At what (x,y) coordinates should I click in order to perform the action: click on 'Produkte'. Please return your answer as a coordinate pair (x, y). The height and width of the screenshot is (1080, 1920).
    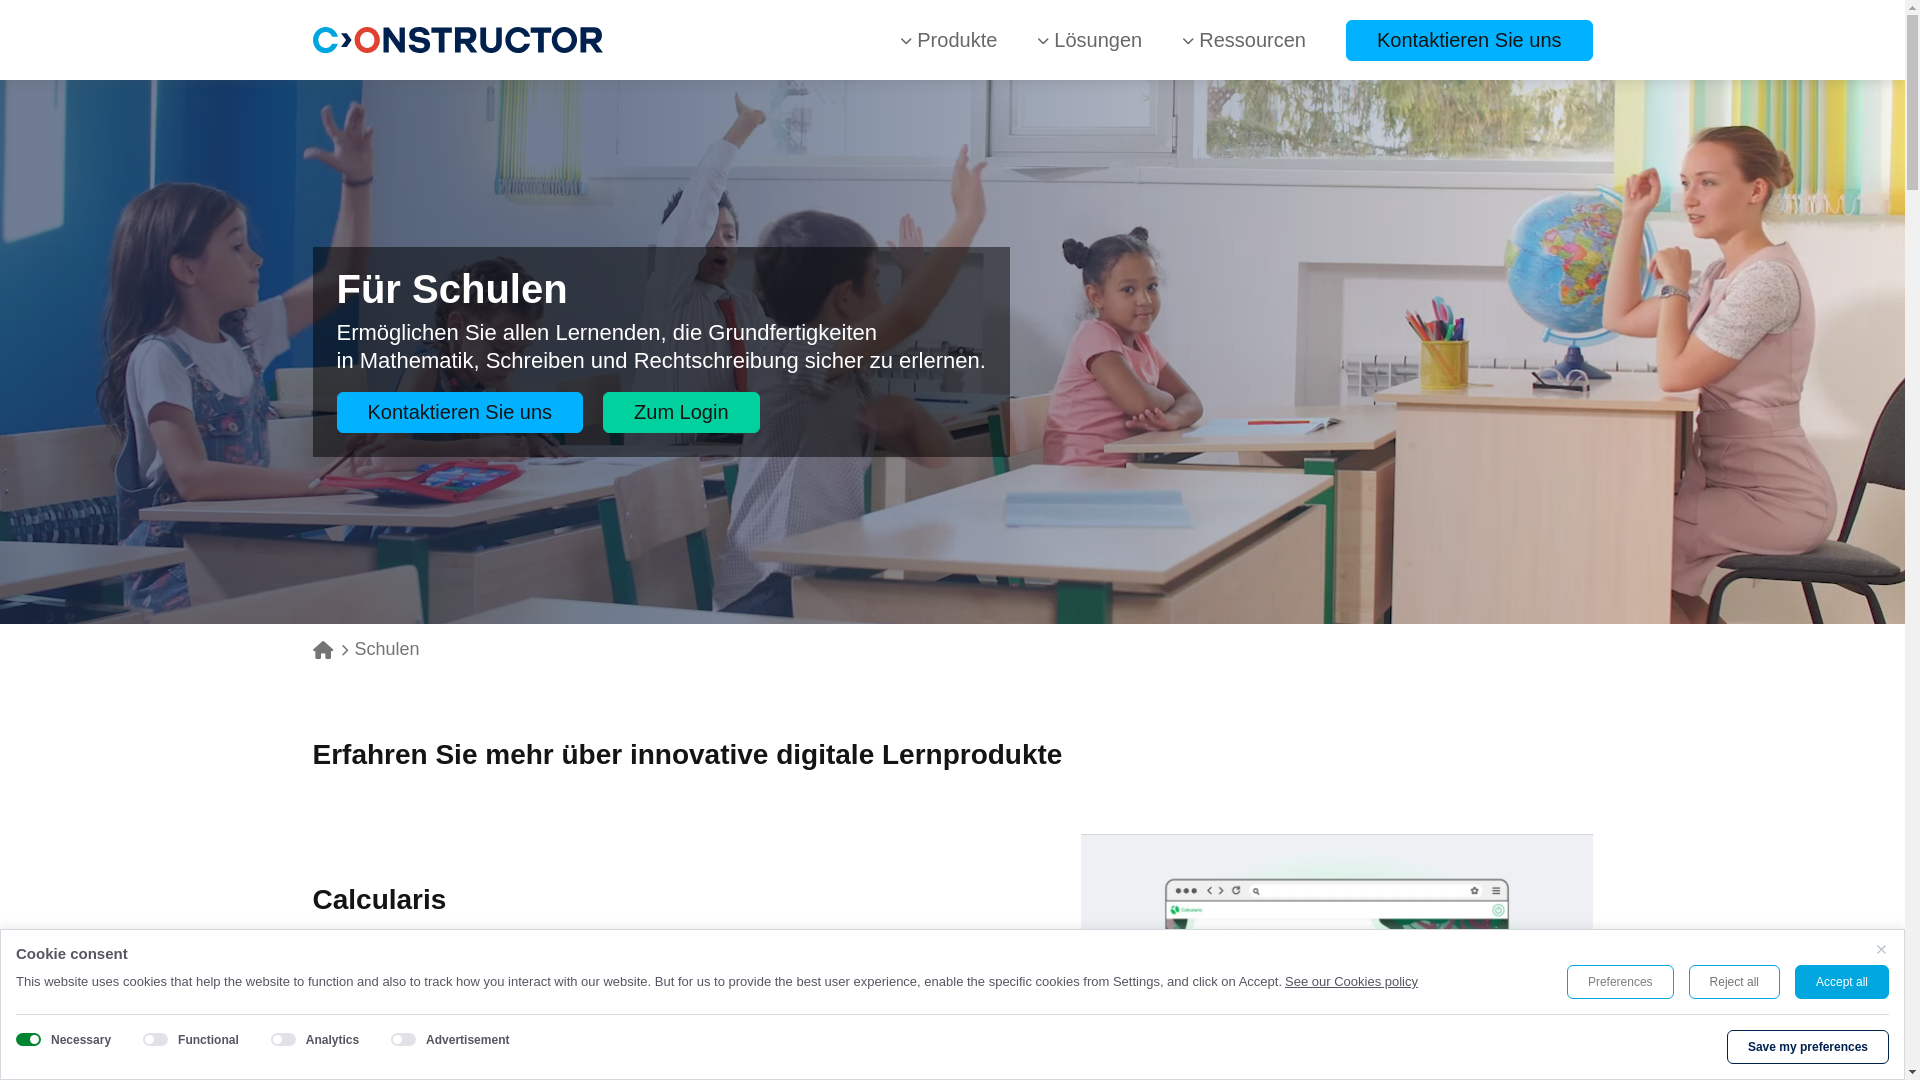
    Looking at the image, I should click on (947, 39).